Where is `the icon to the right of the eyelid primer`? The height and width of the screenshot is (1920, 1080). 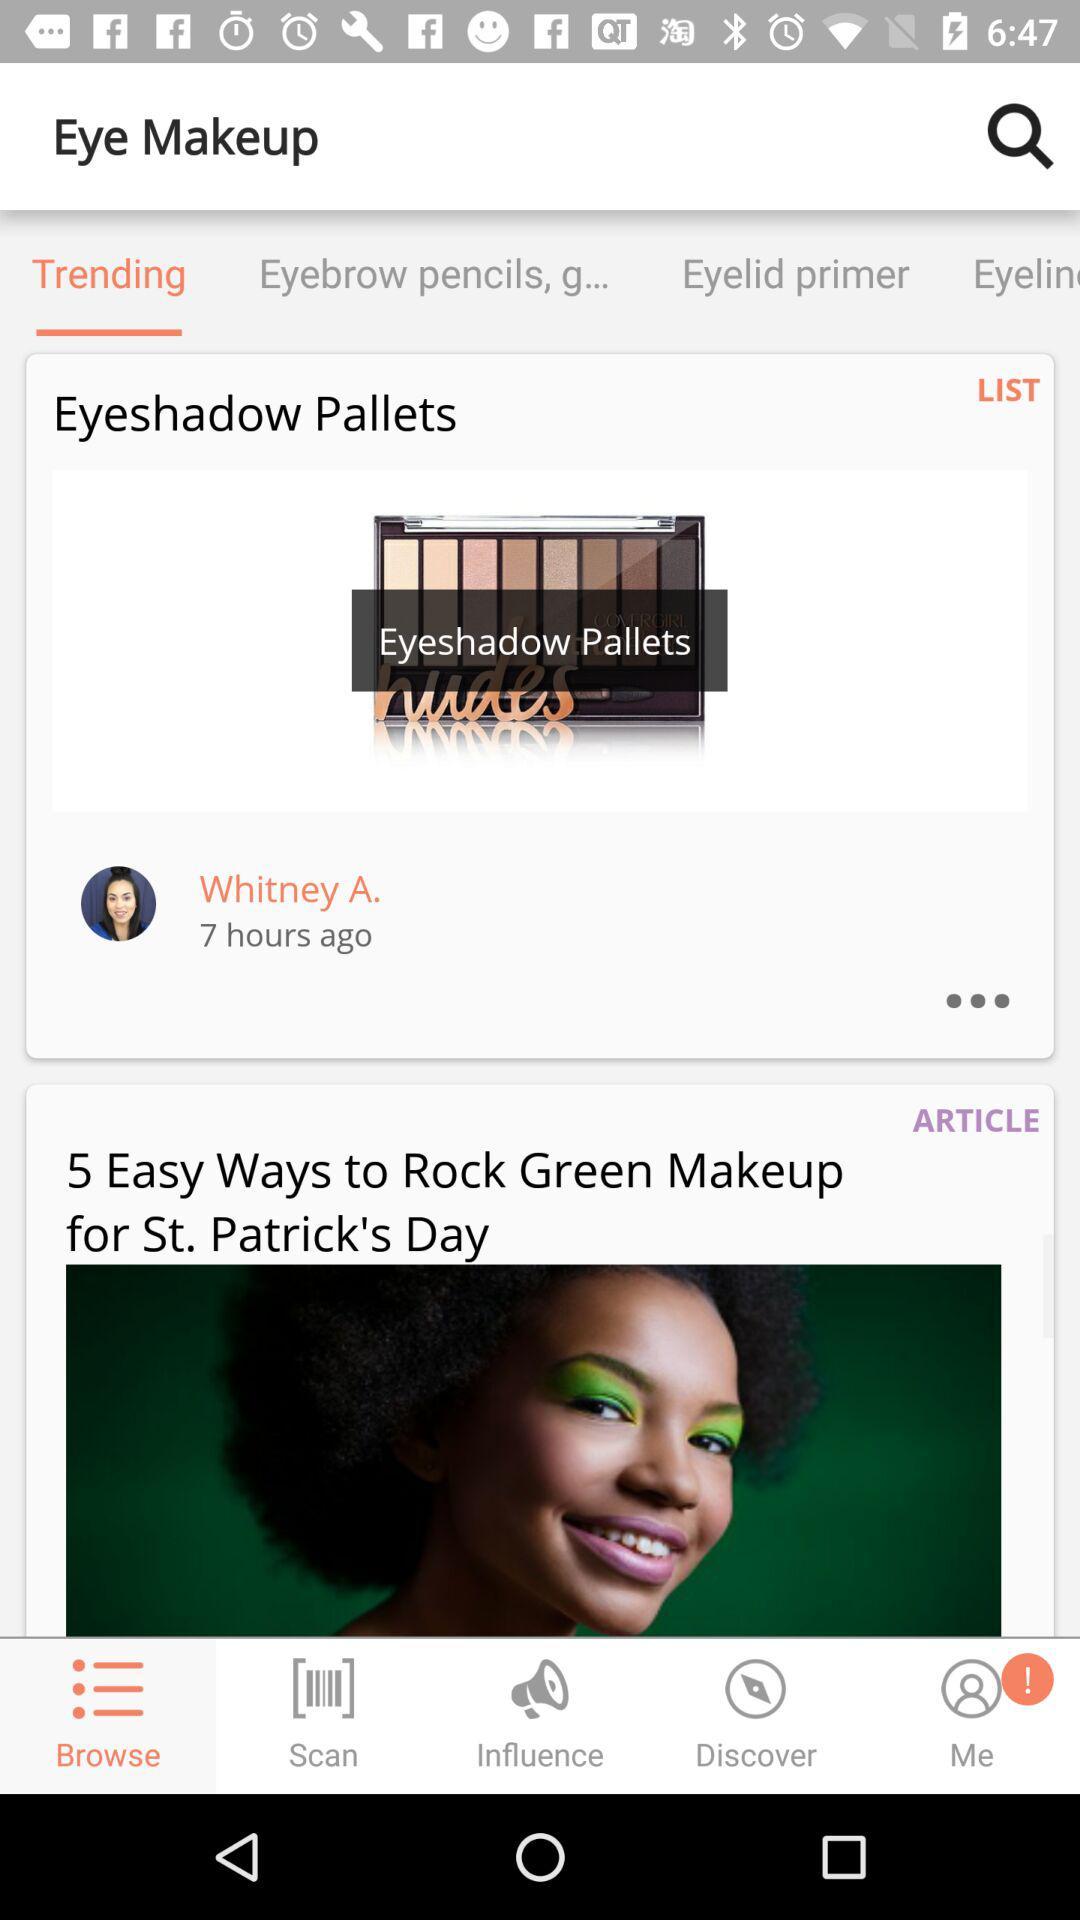
the icon to the right of the eyelid primer is located at coordinates (1010, 272).